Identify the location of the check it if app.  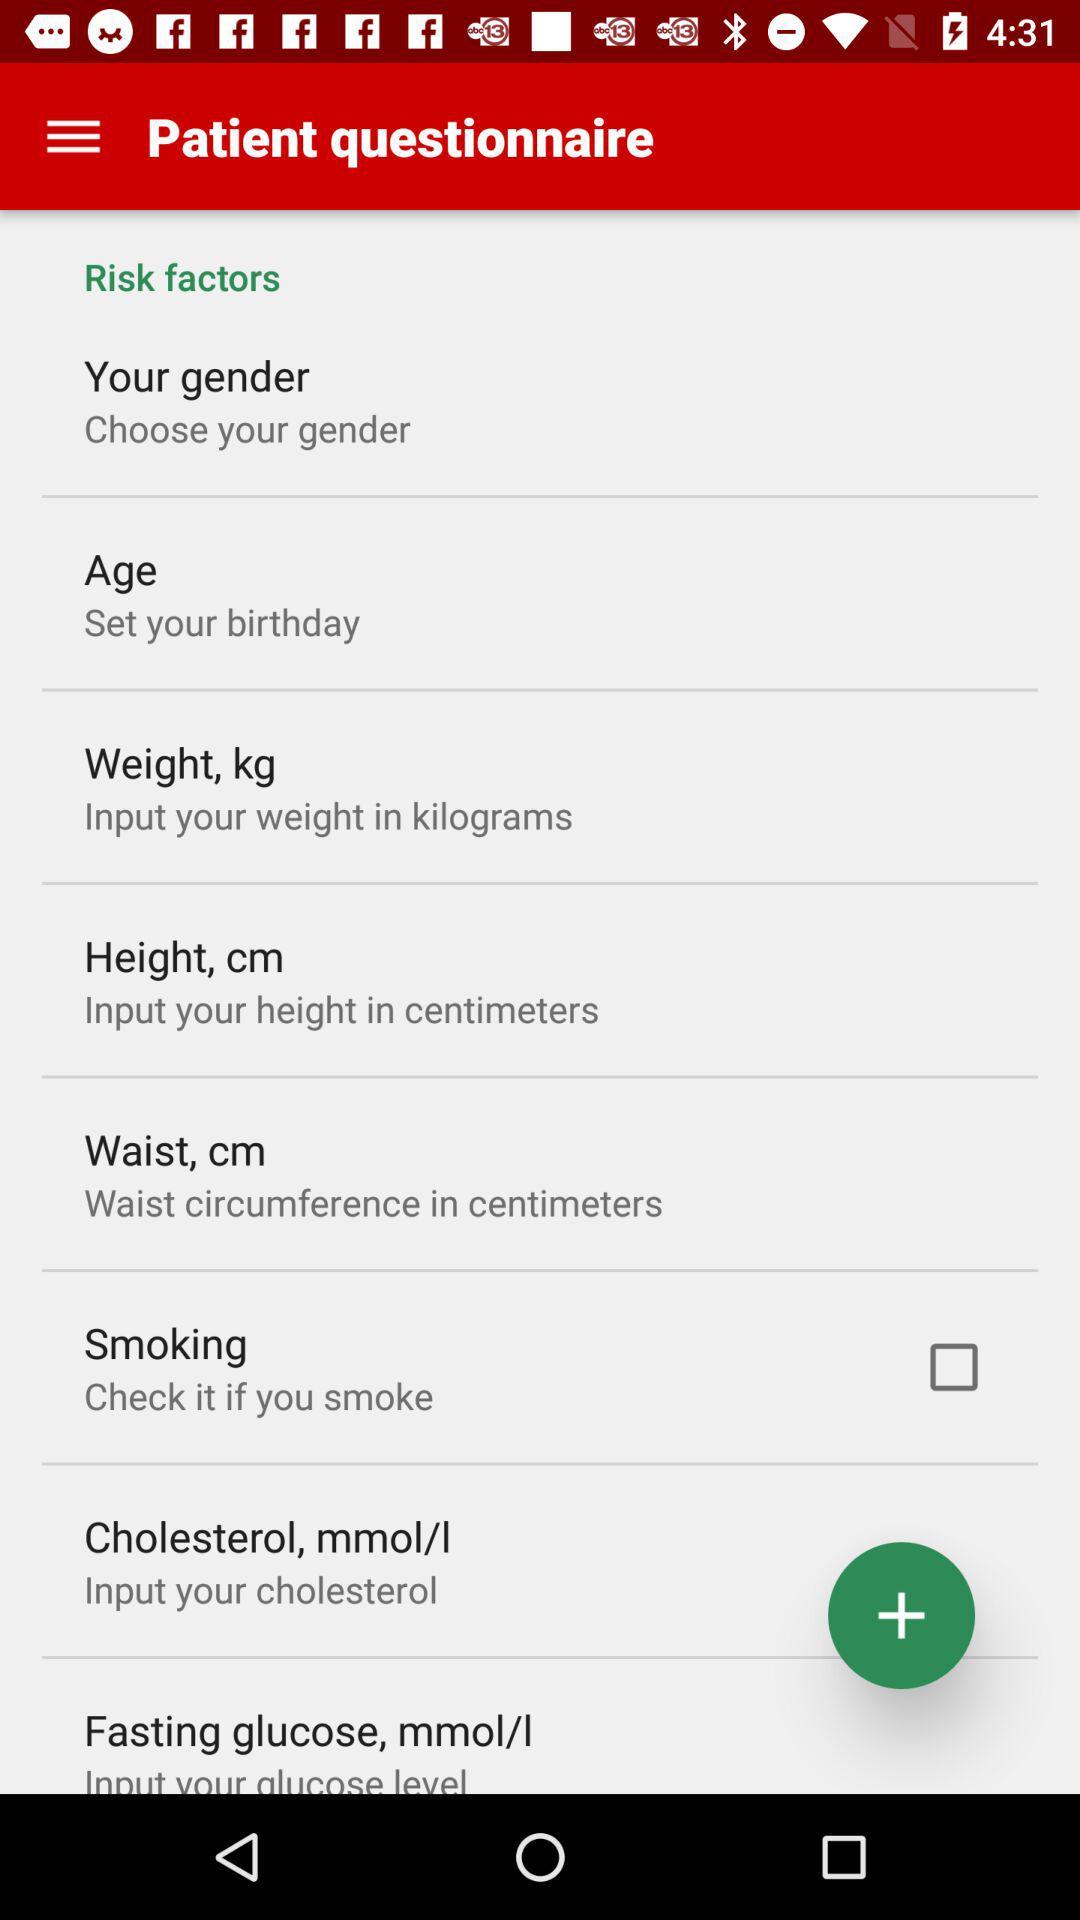
(257, 1394).